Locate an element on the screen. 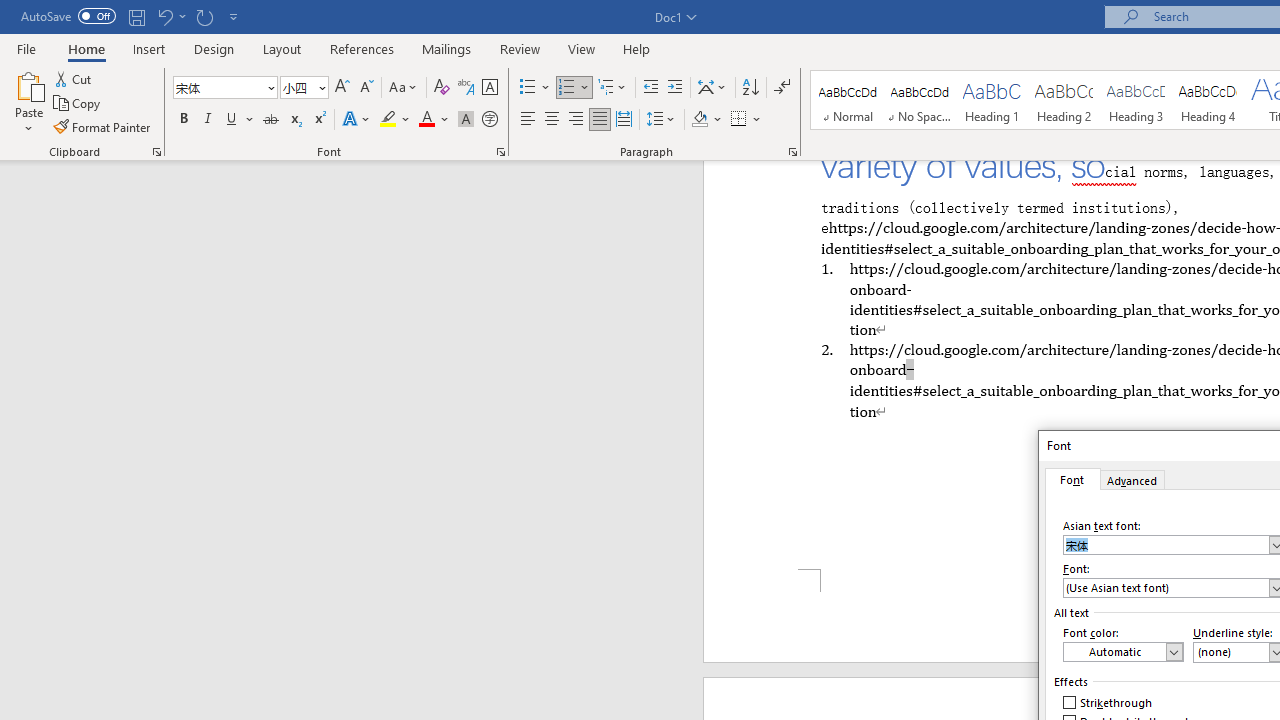  'Heading 2' is located at coordinates (1062, 100).